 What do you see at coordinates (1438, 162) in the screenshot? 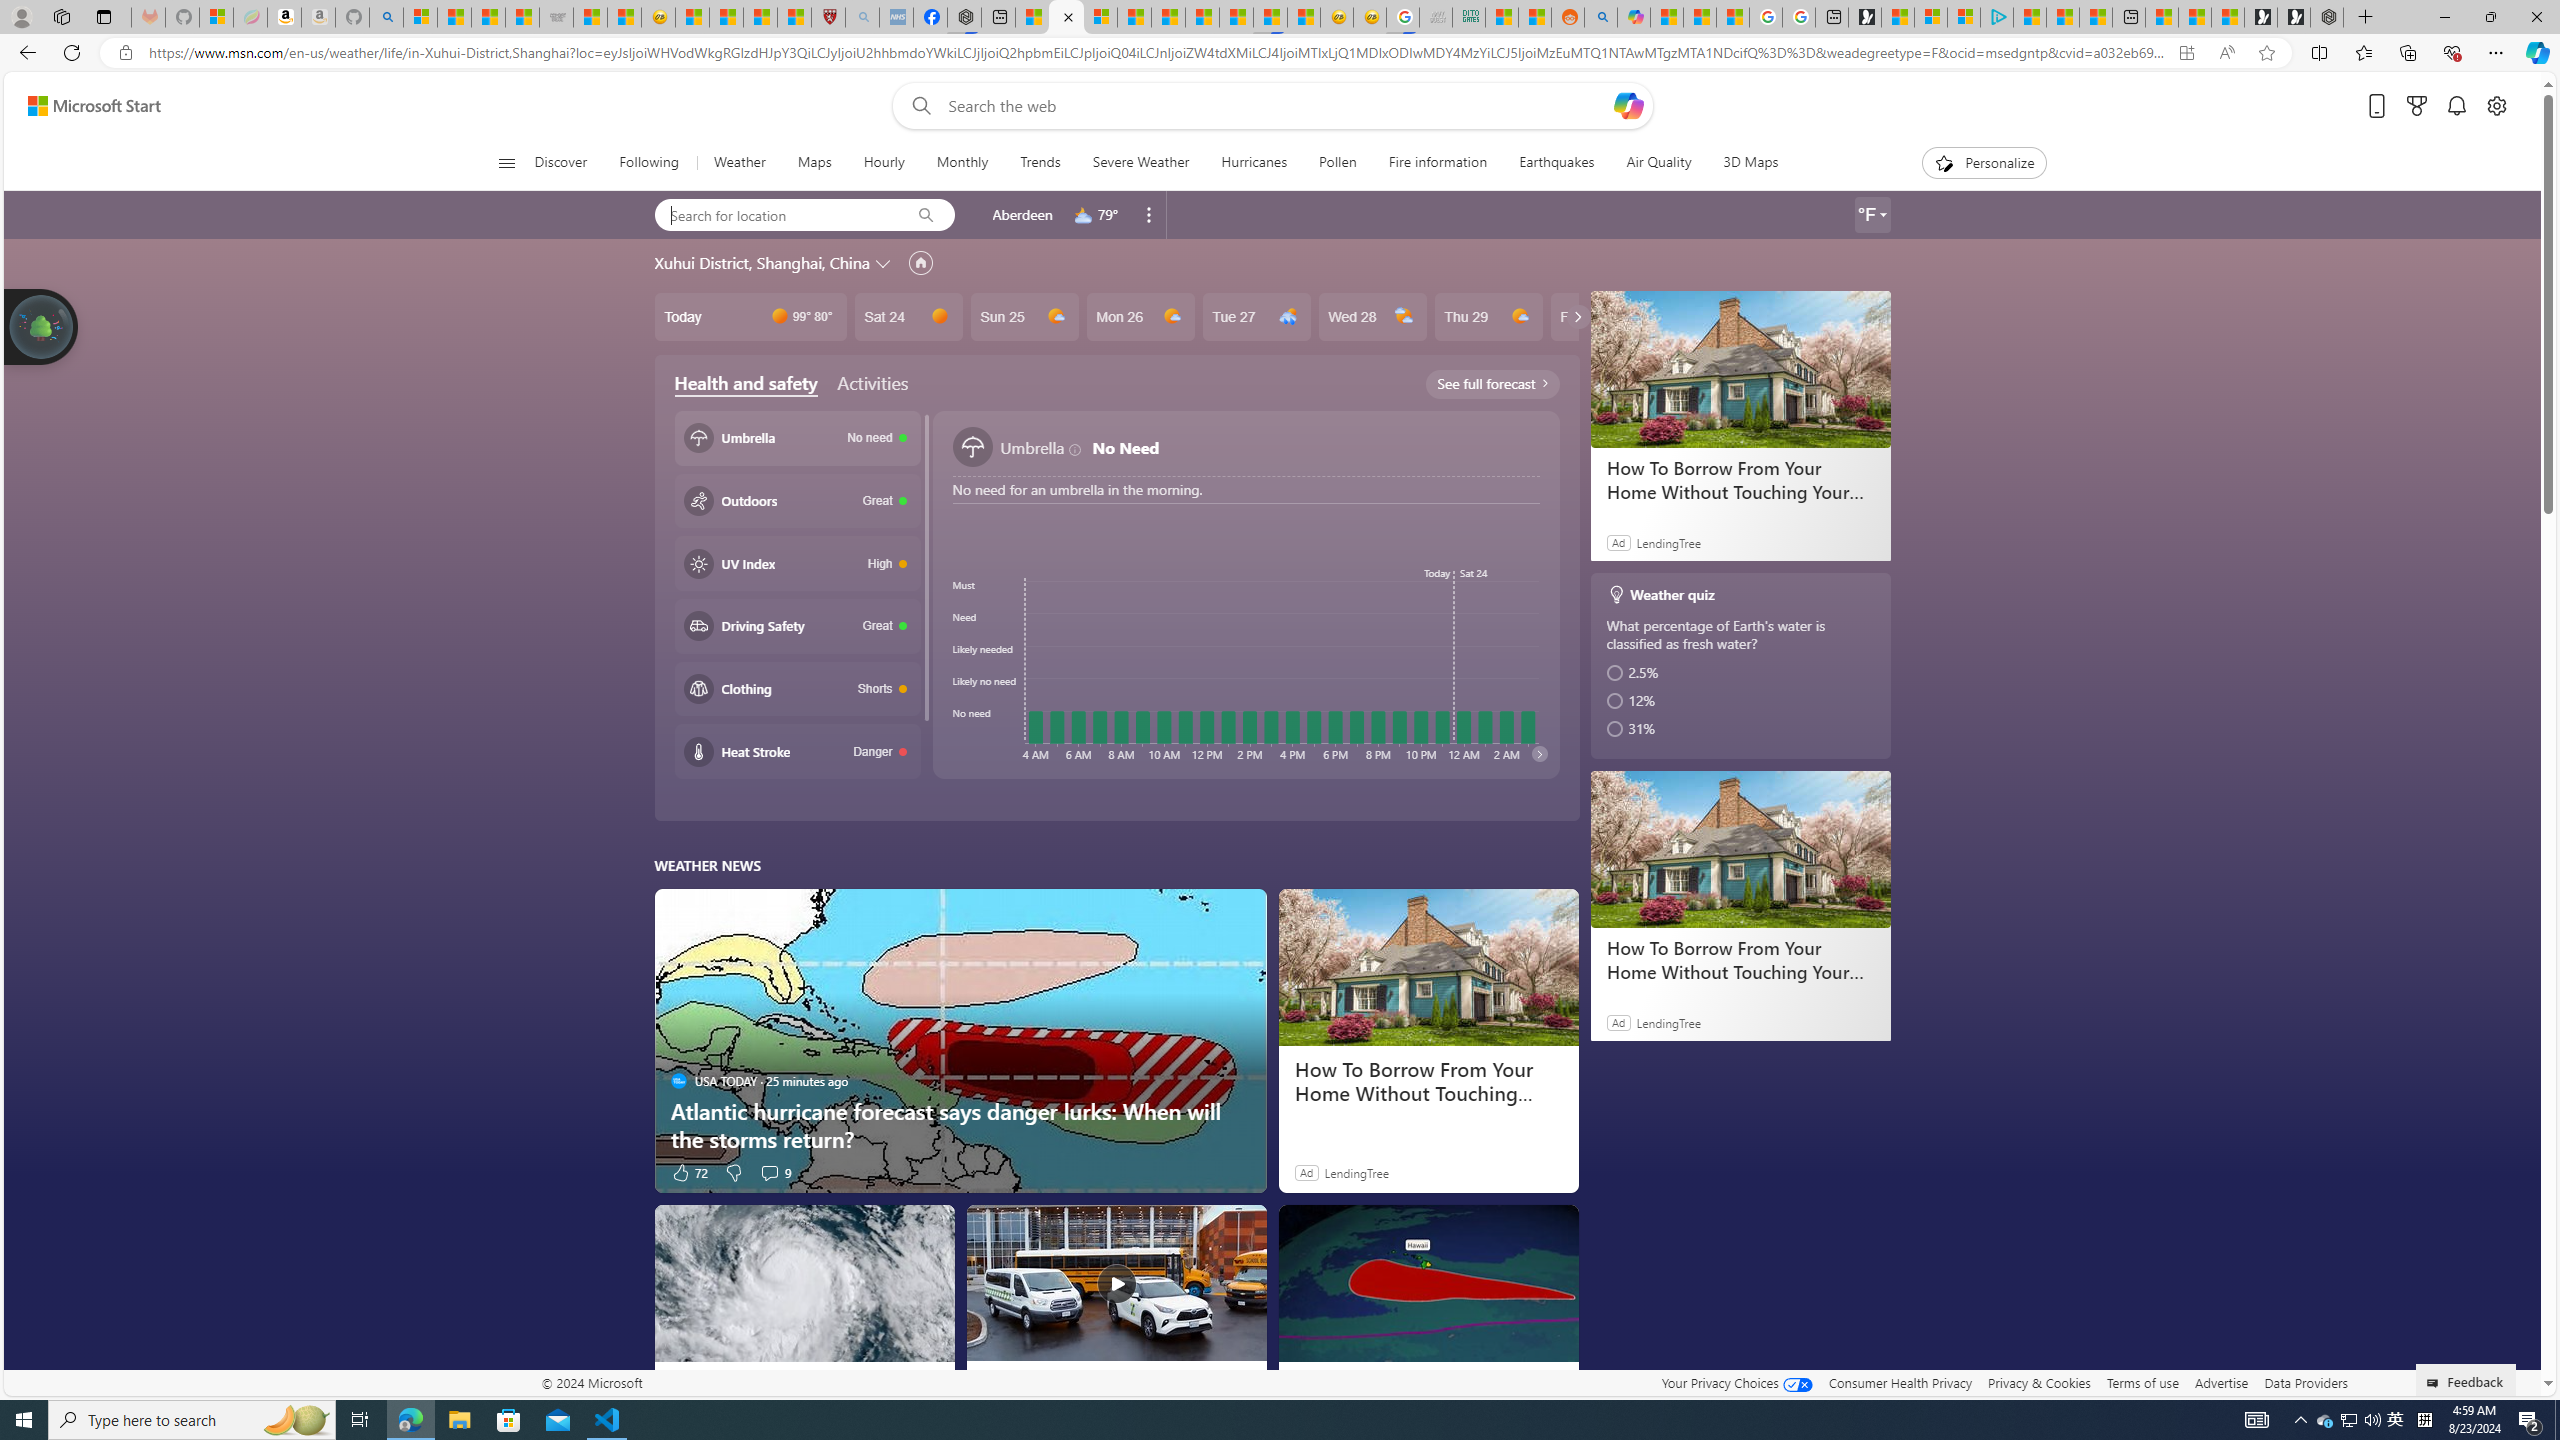
I see `'Fire information'` at bounding box center [1438, 162].